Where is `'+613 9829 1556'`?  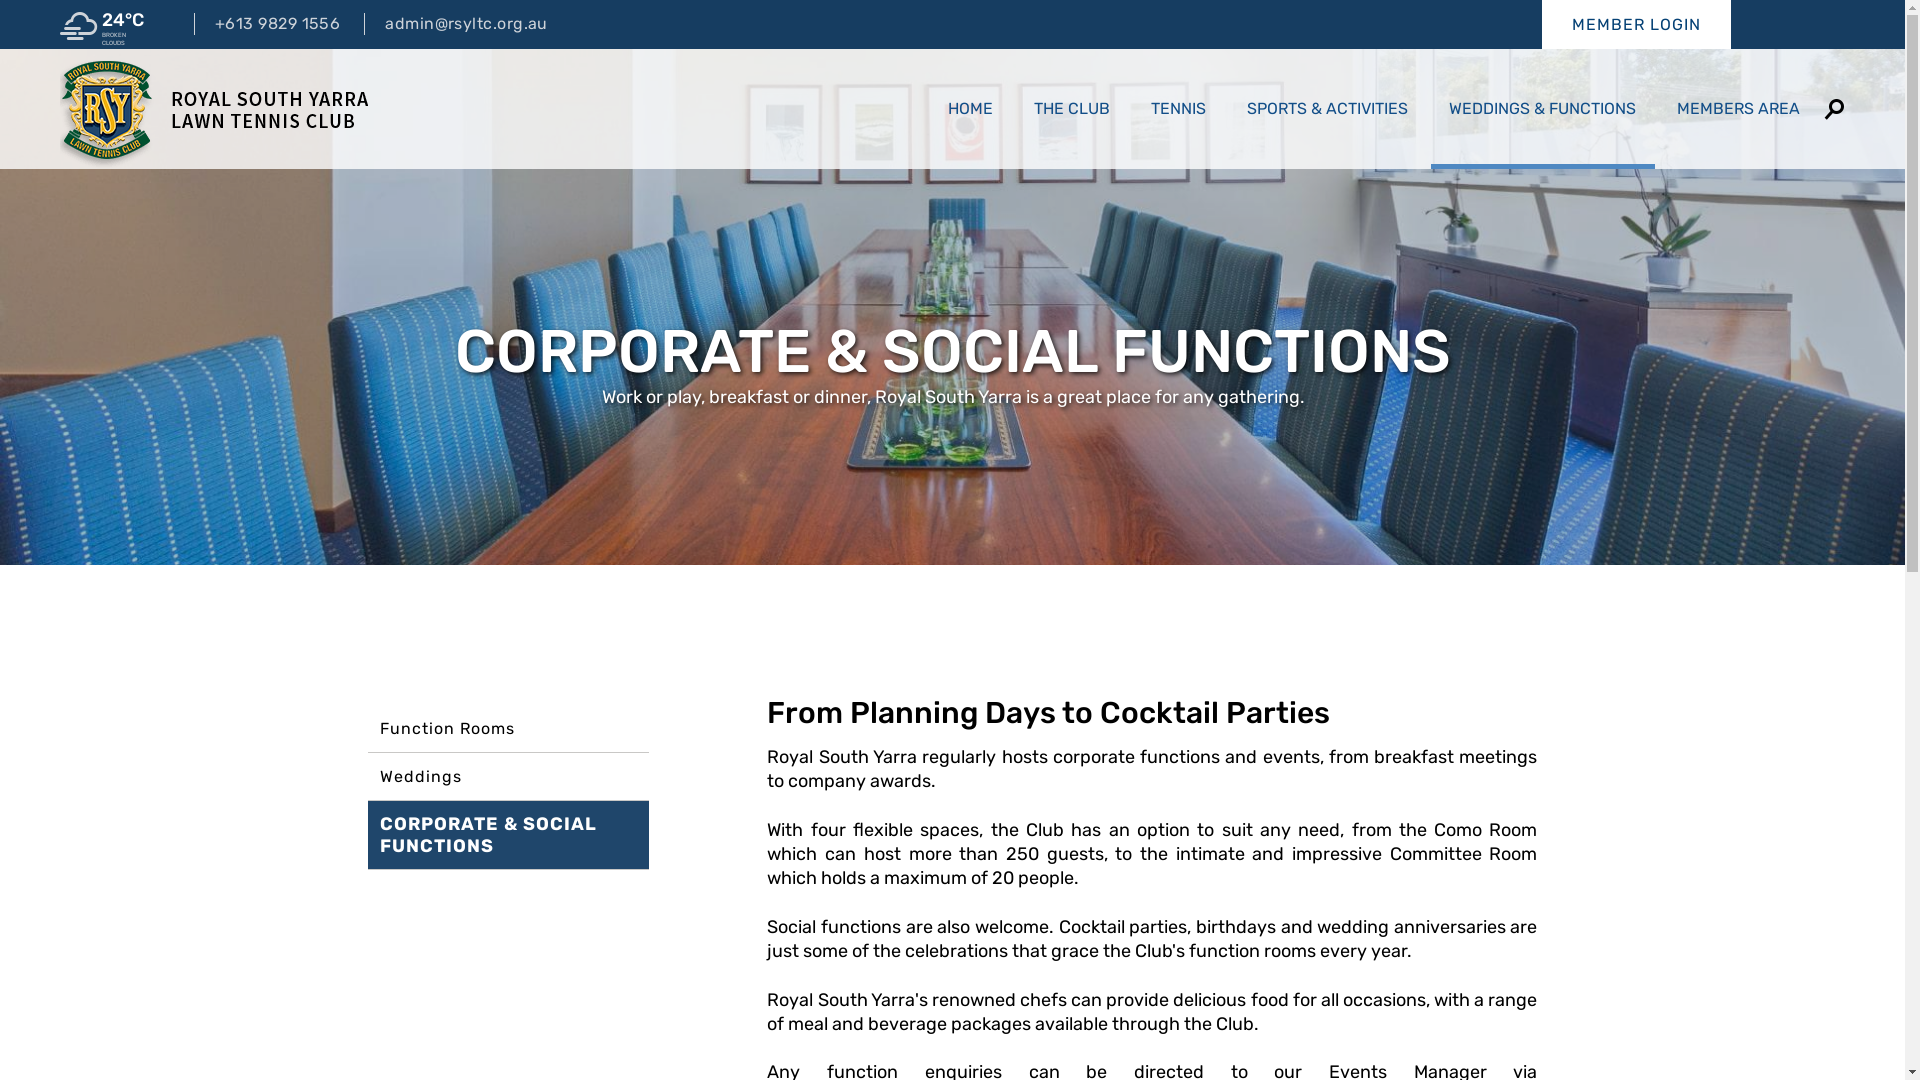 '+613 9829 1556' is located at coordinates (266, 23).